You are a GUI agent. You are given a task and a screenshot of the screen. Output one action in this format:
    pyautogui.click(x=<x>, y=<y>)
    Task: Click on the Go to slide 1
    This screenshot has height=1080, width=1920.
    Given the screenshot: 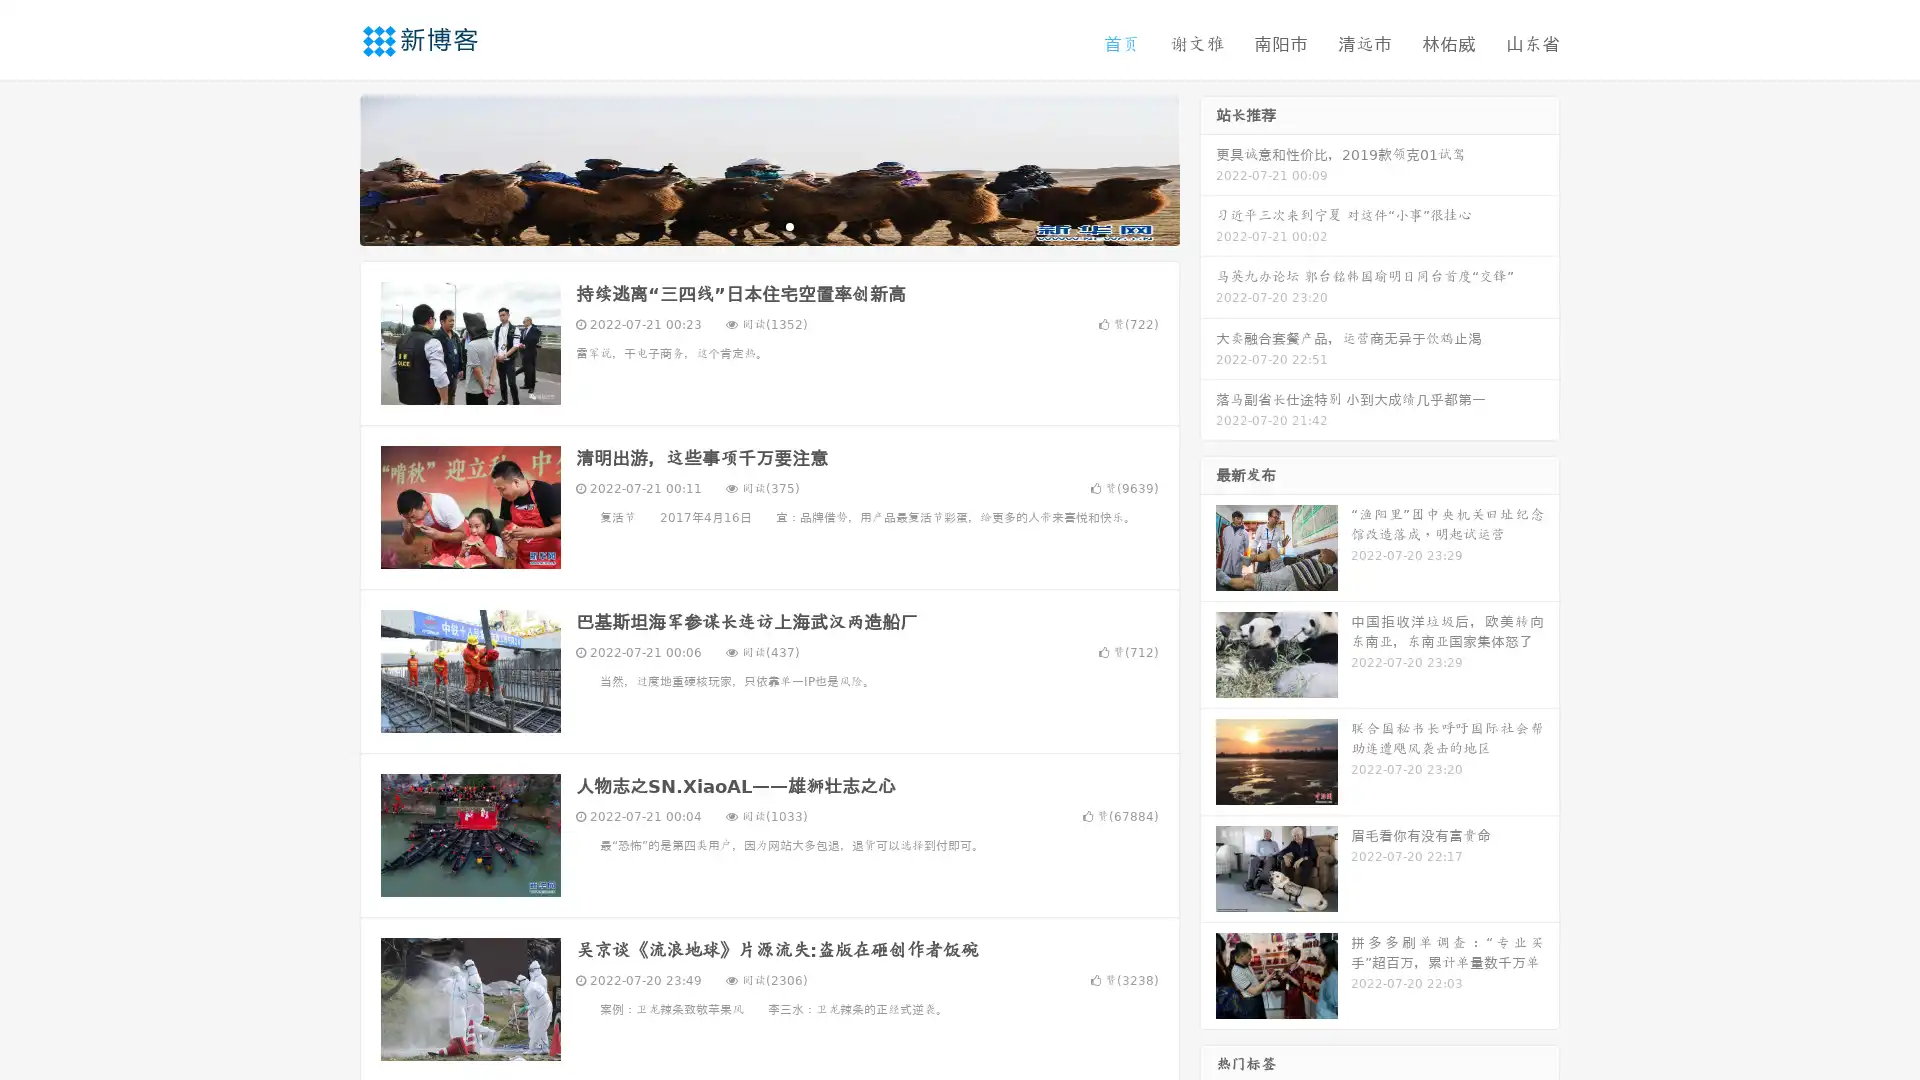 What is the action you would take?
    pyautogui.click(x=748, y=225)
    